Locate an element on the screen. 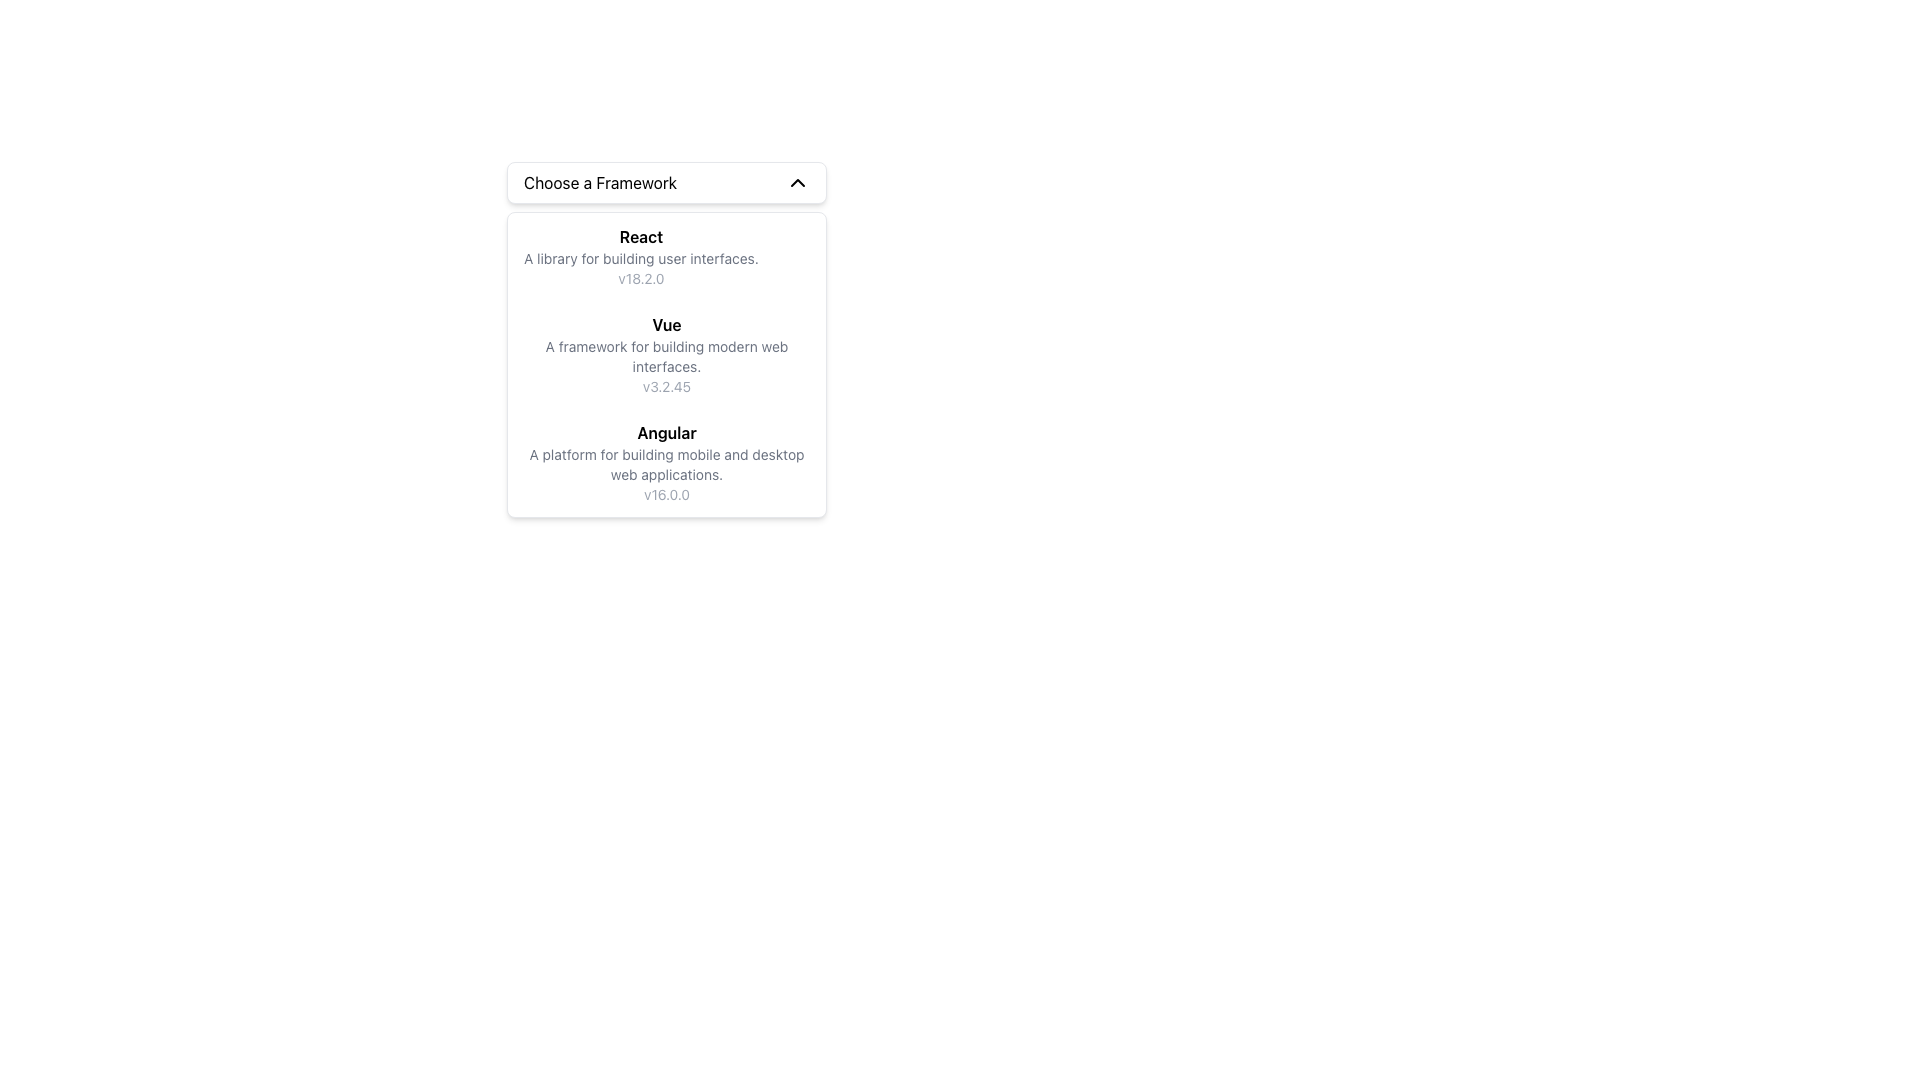  the text label displaying 'React' in bold font, which is the title within its grouping at the top of the card-like structure for the React framework is located at coordinates (641, 235).